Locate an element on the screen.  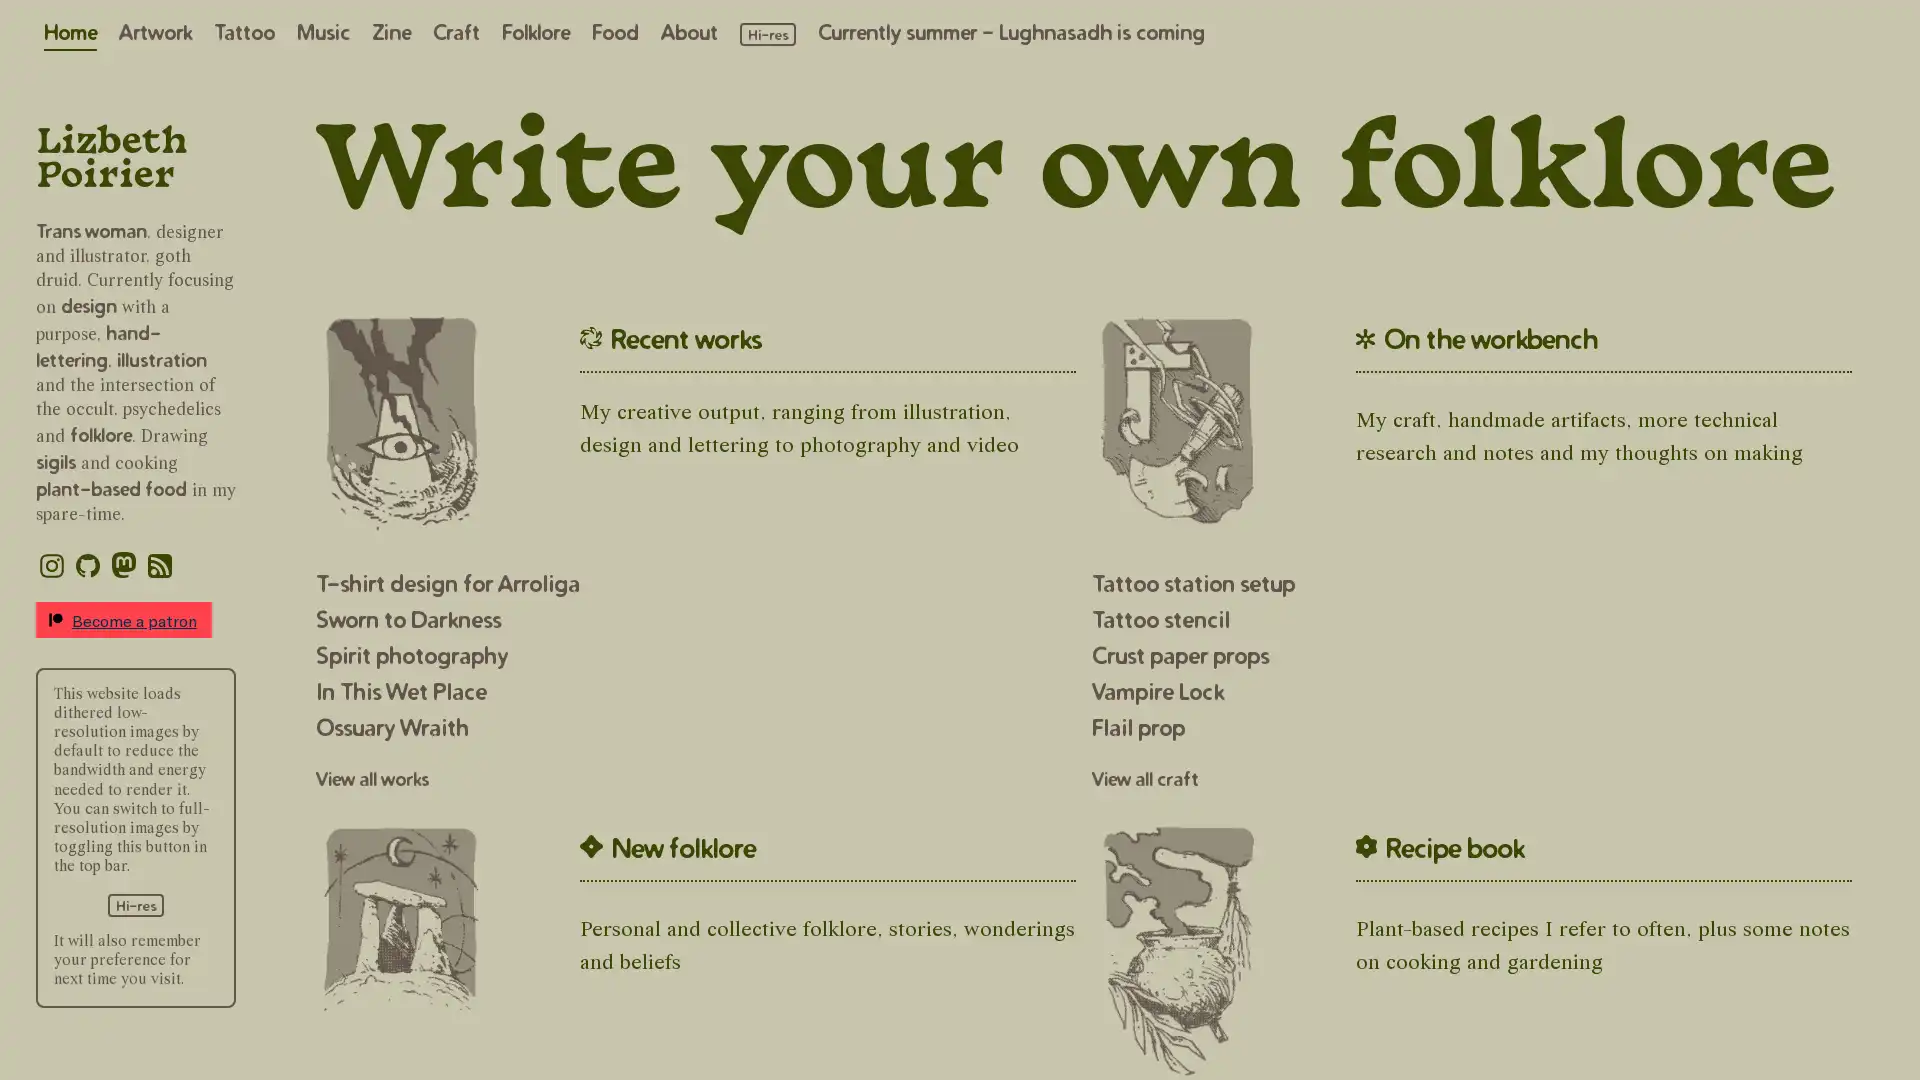
Load high resolution images is located at coordinates (134, 904).